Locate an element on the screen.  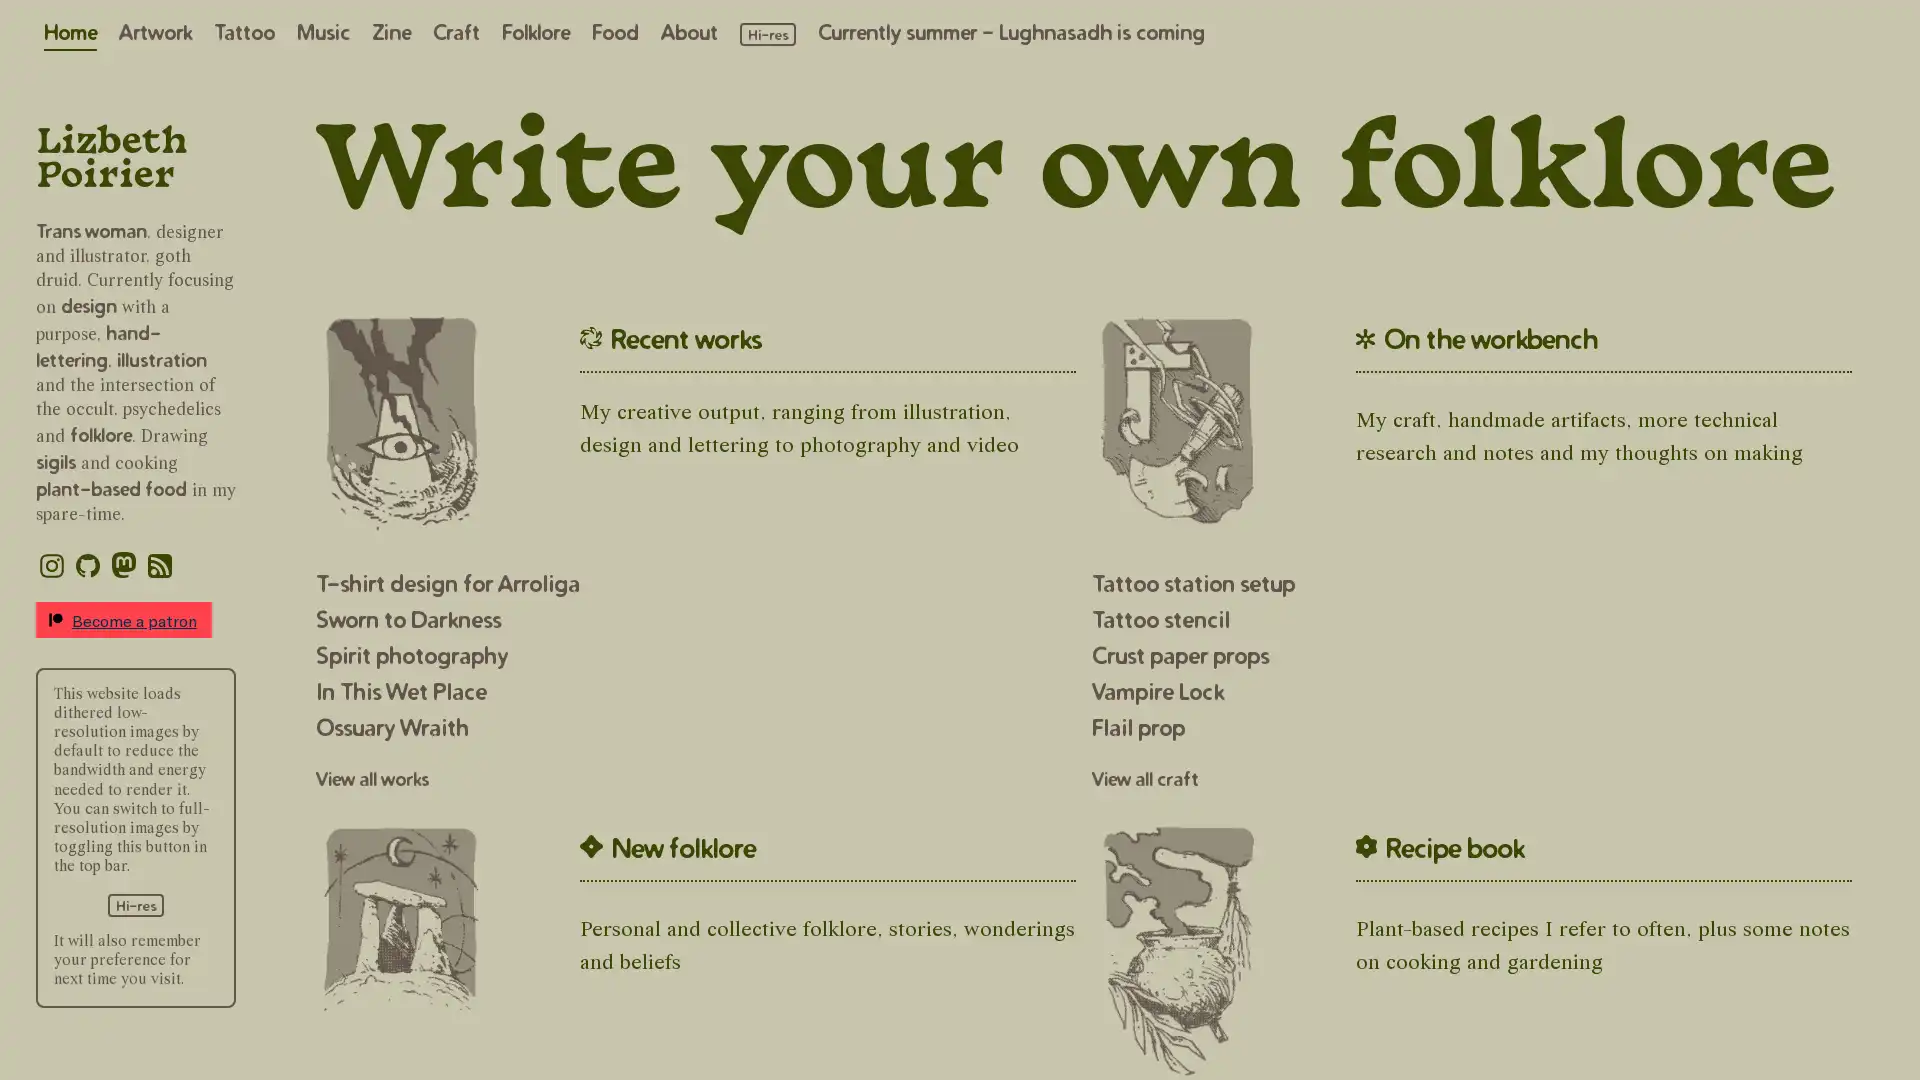
Load high resolution images is located at coordinates (134, 904).